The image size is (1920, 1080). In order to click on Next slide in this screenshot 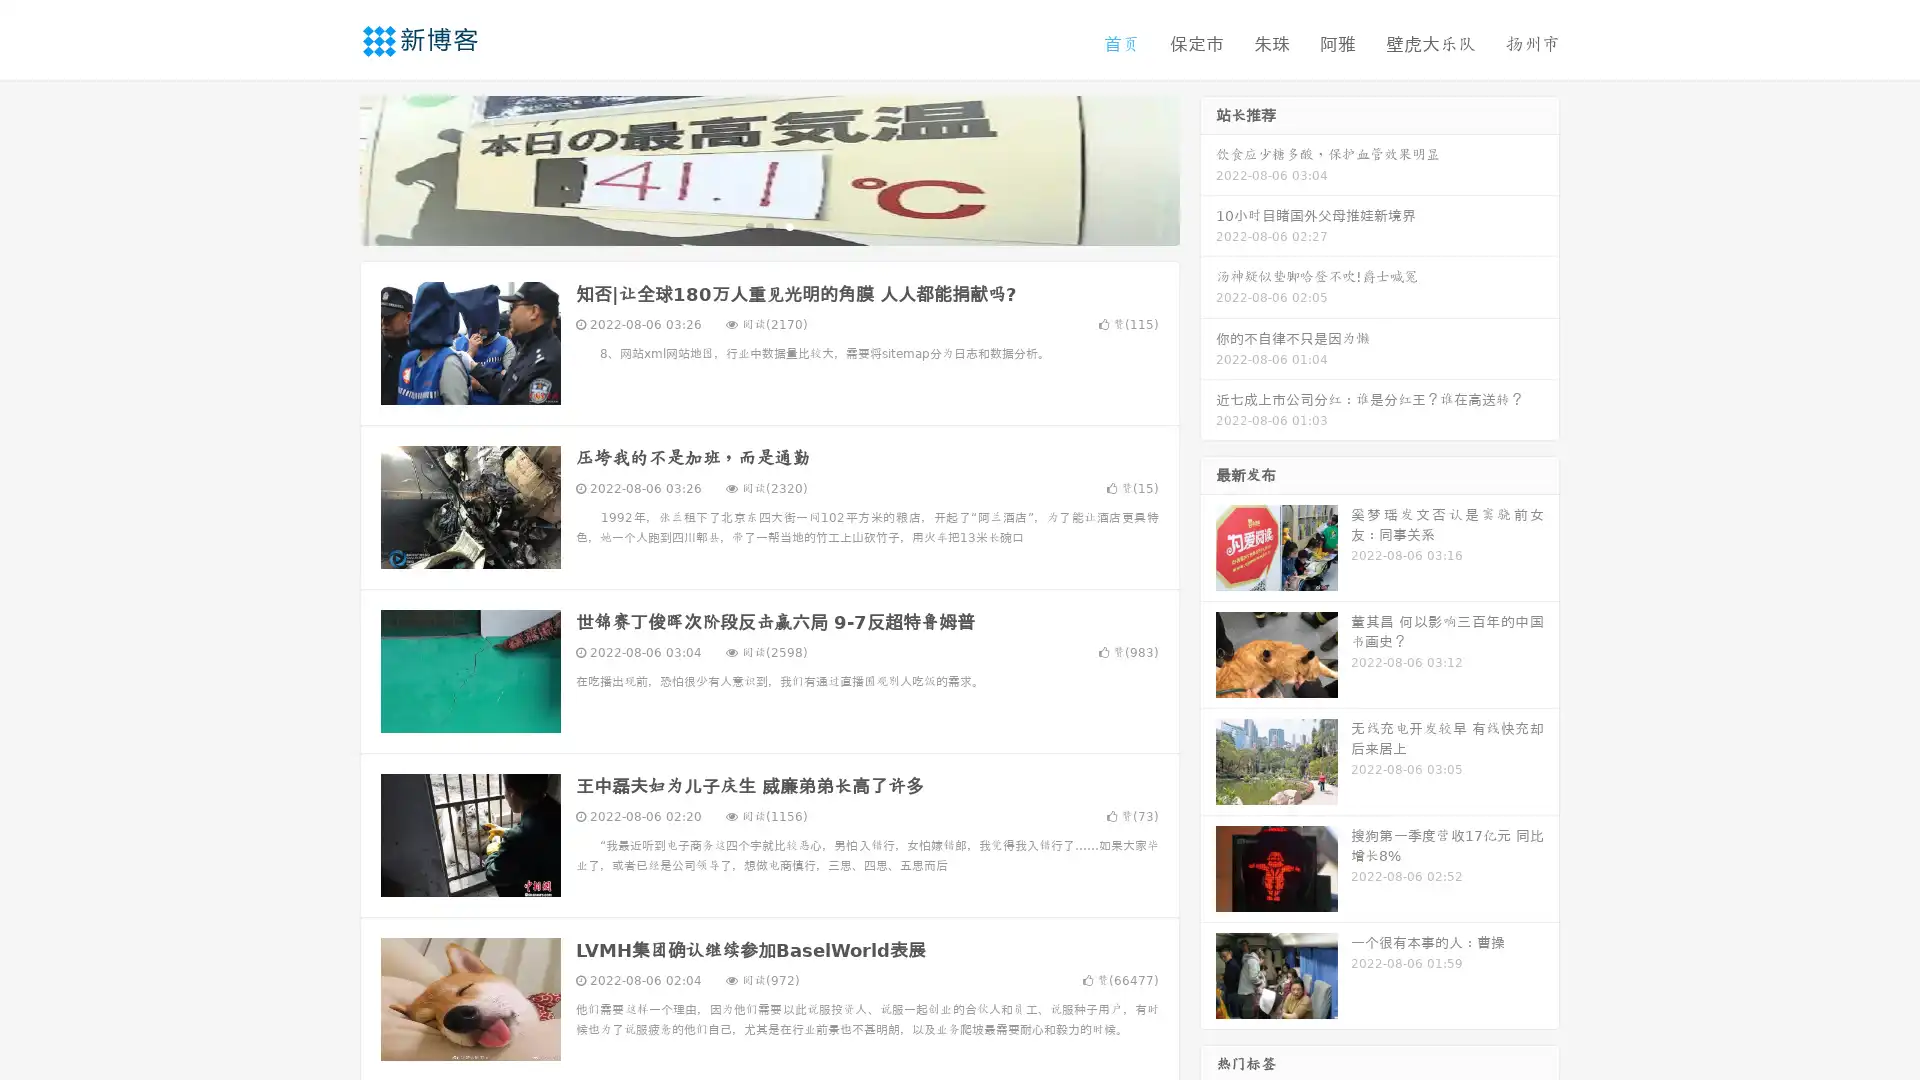, I will do `click(1208, 168)`.